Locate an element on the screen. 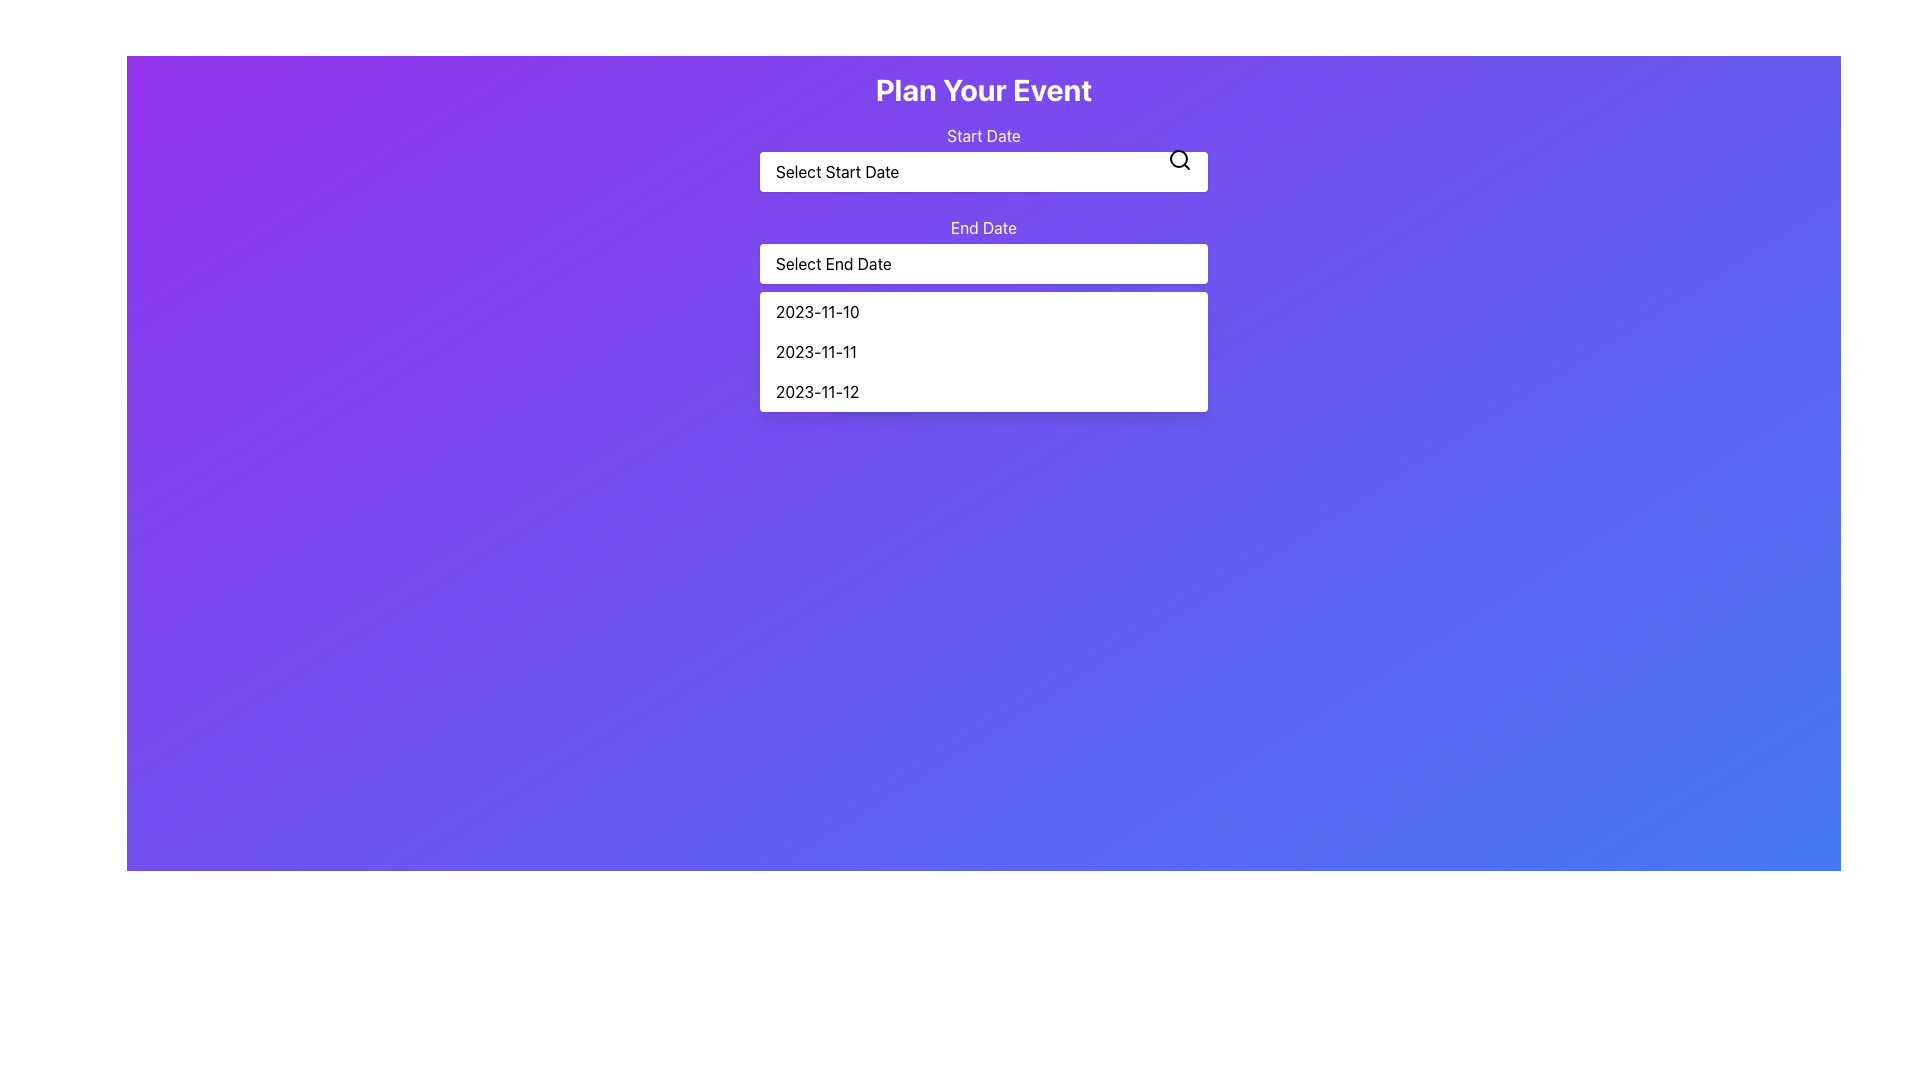 Image resolution: width=1920 pixels, height=1080 pixels. the 'Start Date' dropdown menu located below the heading to modify or confirm the date selection is located at coordinates (983, 157).